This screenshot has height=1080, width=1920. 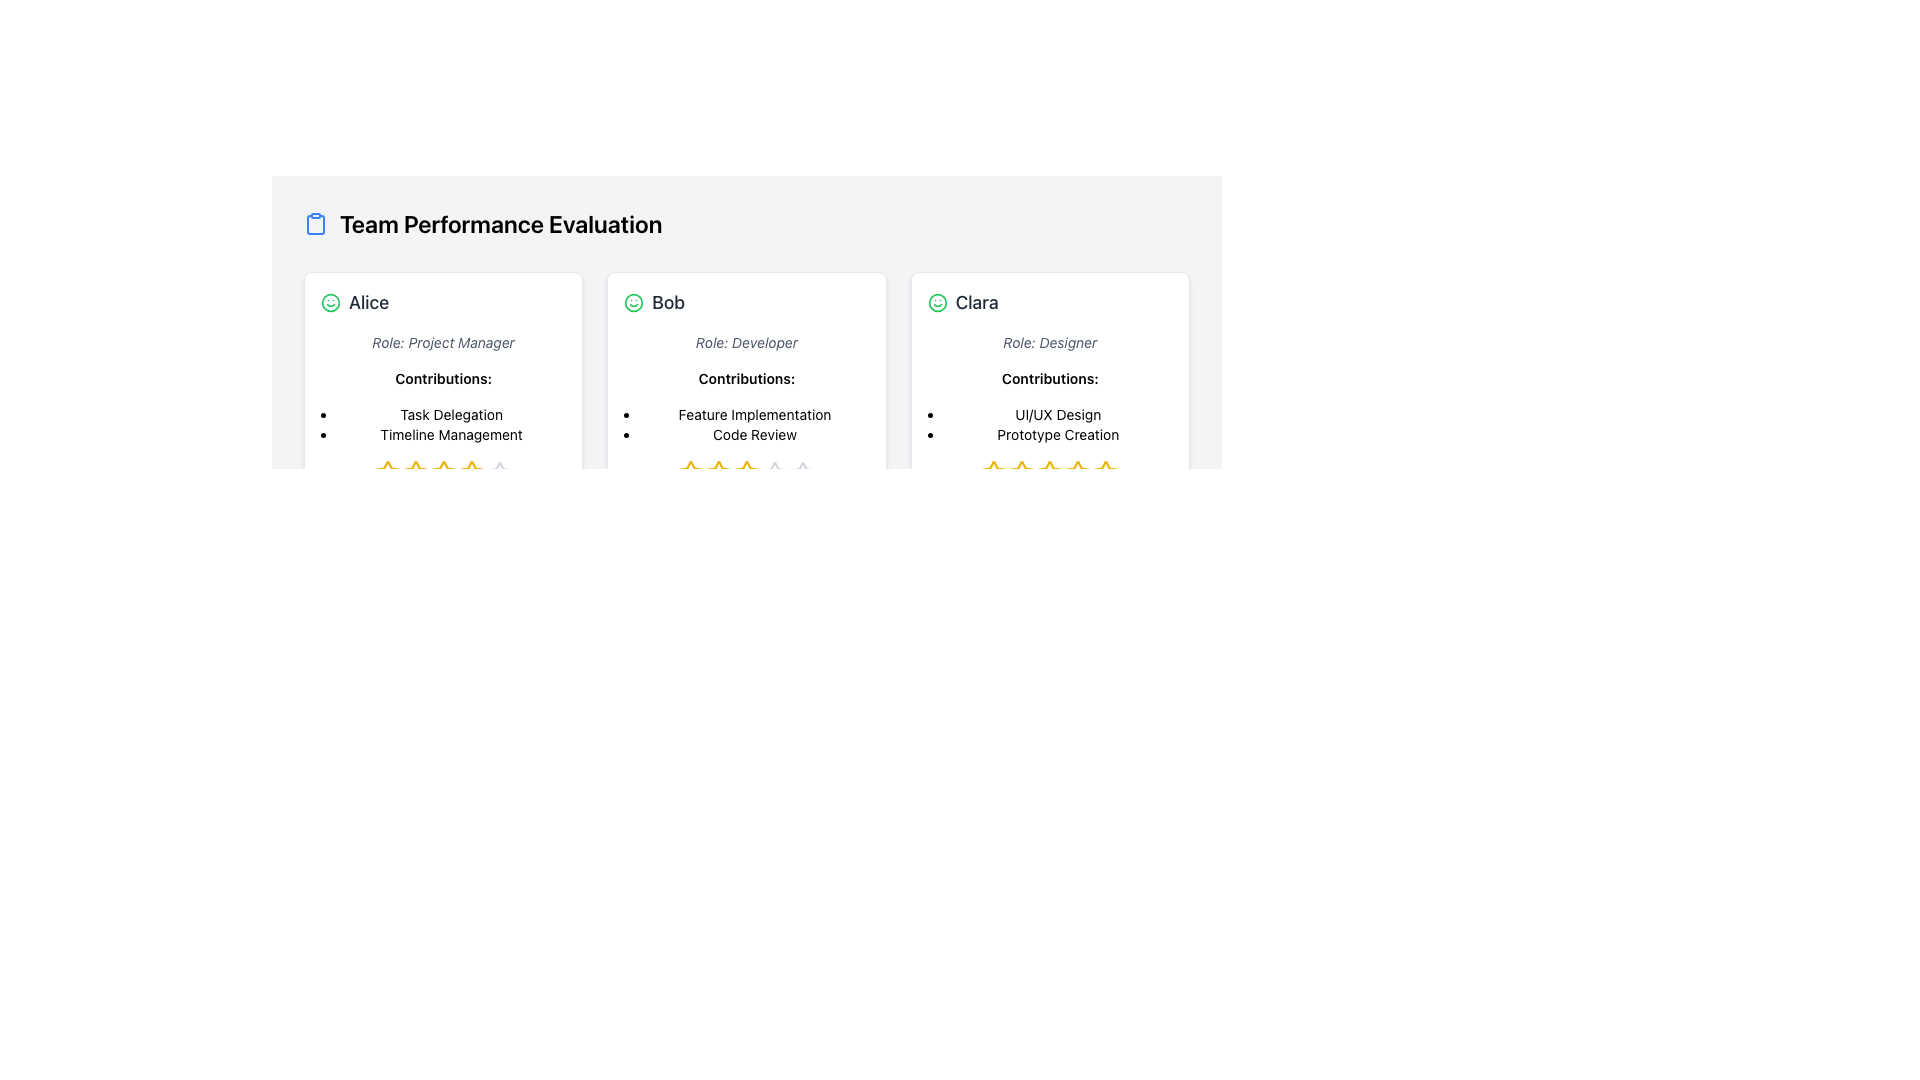 I want to click on the clipboard icon located before the title text 'Team Performance Evaluation', so click(x=315, y=223).